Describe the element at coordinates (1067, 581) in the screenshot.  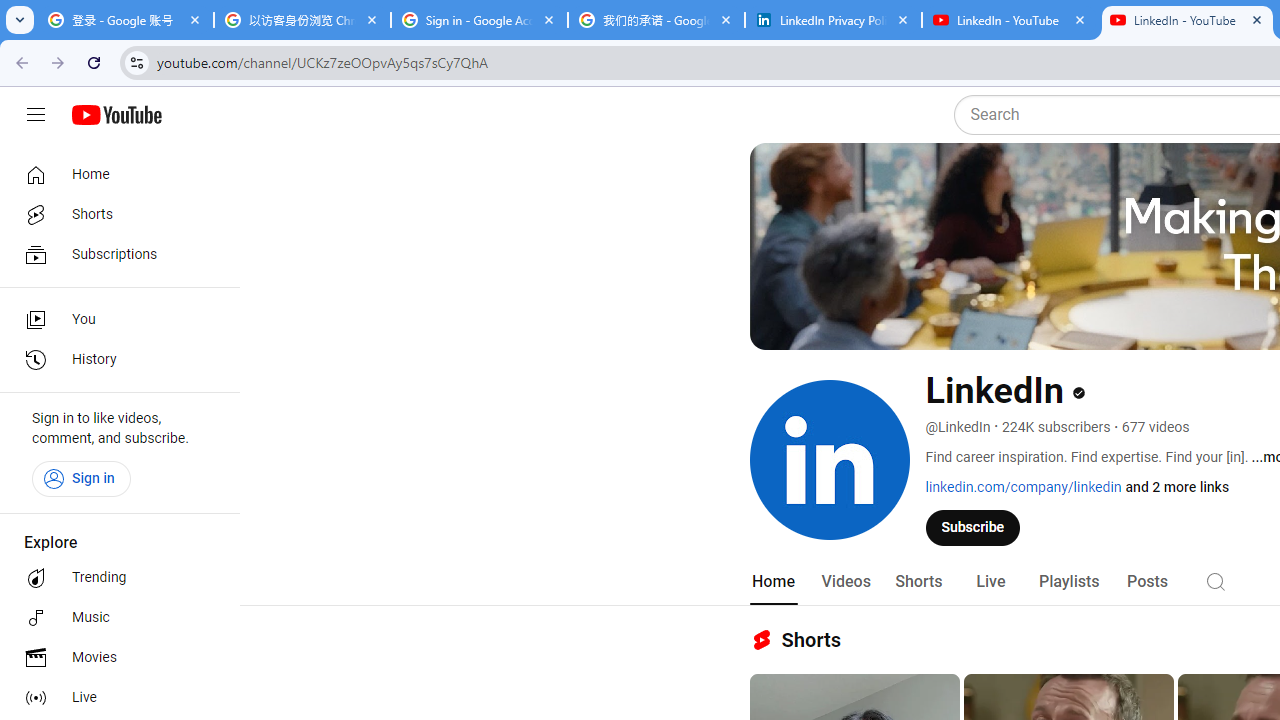
I see `'Playlists'` at that location.